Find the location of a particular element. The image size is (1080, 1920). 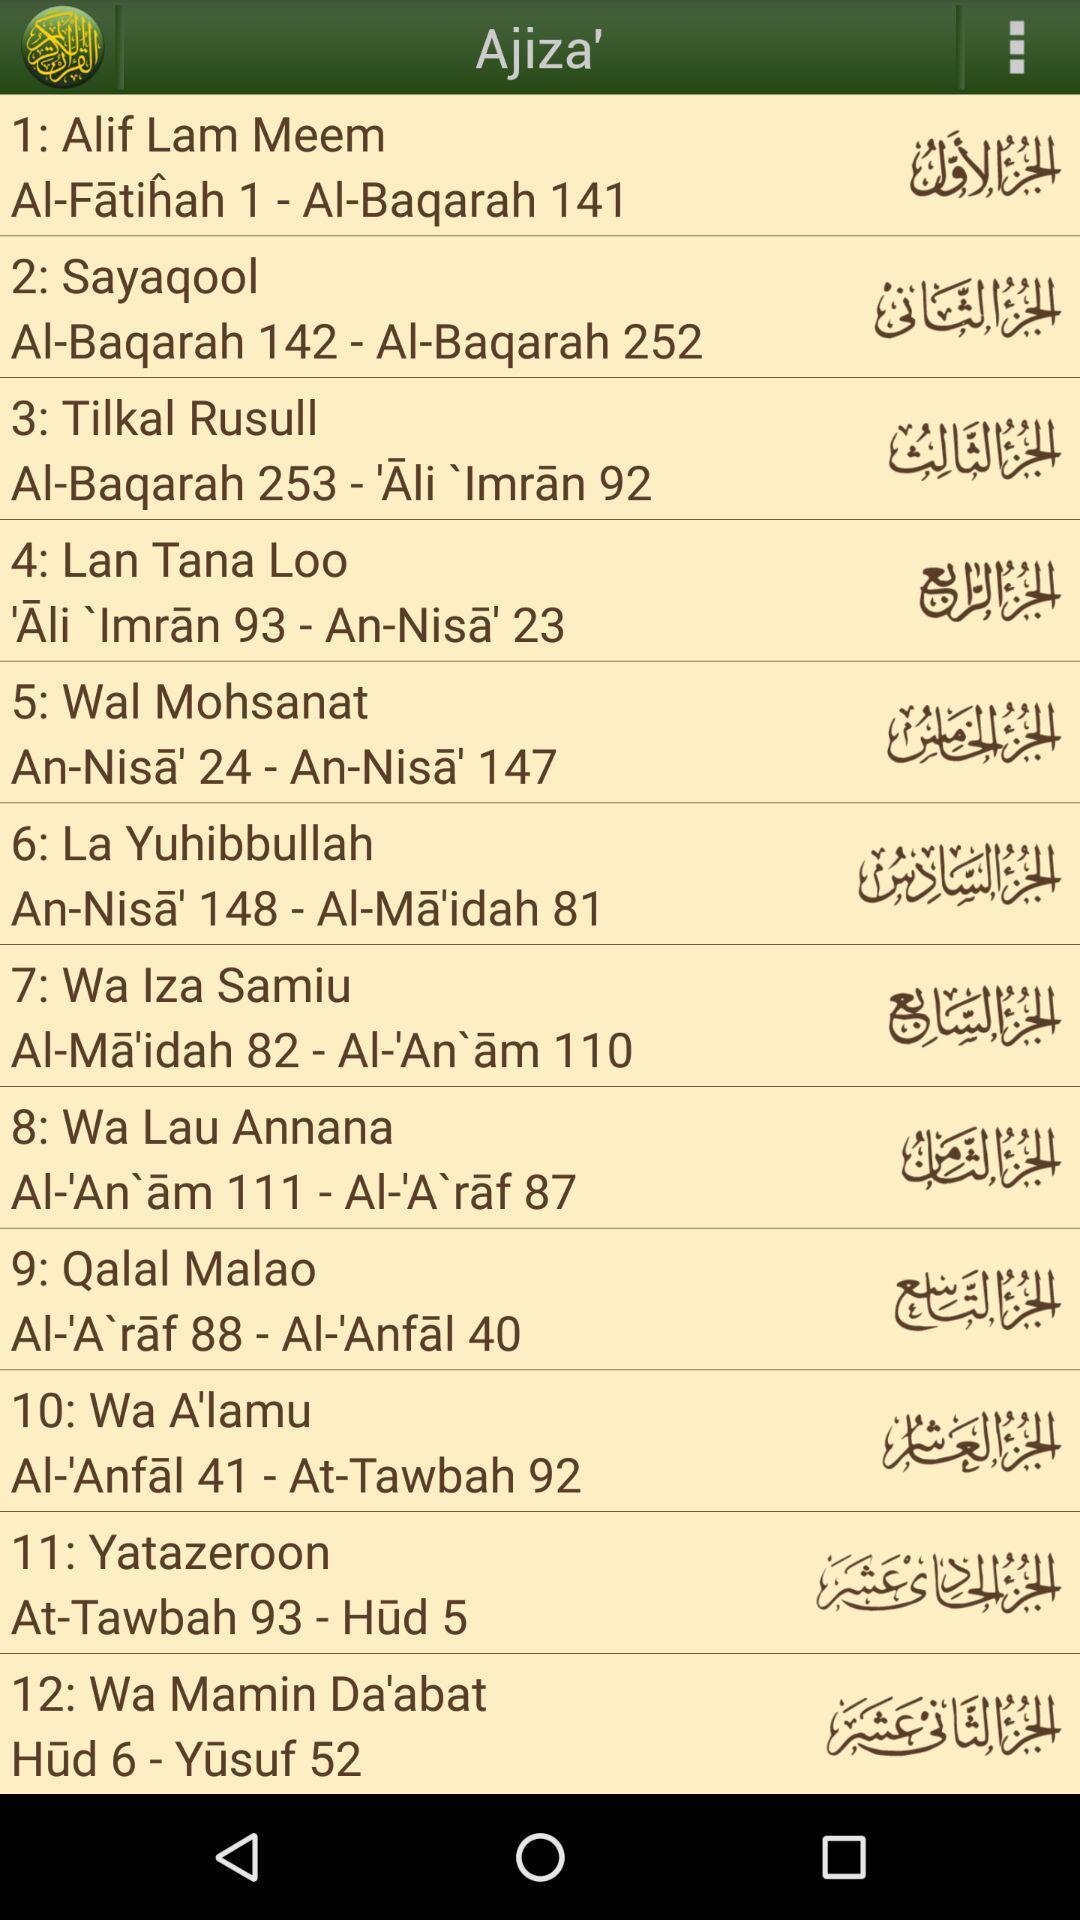

app above 1 alif lam item is located at coordinates (61, 47).